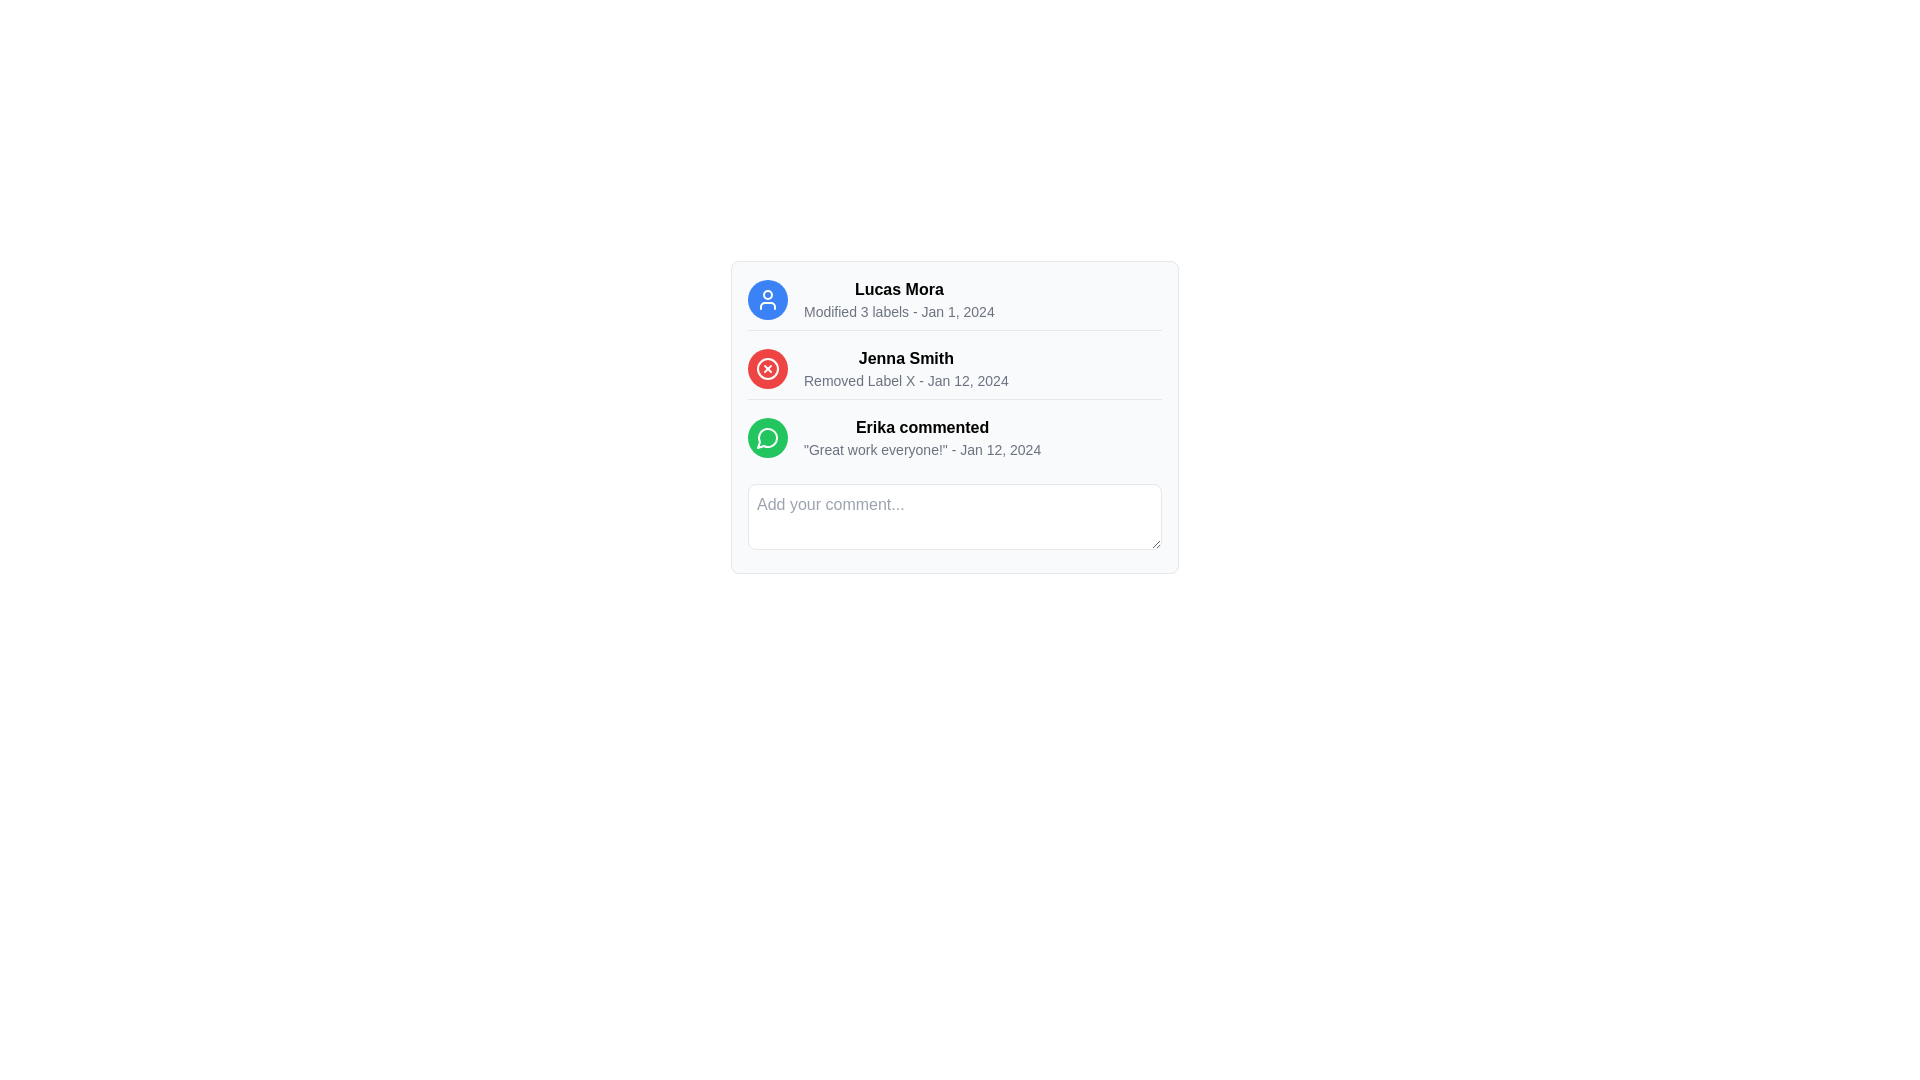 Image resolution: width=1920 pixels, height=1080 pixels. Describe the element at coordinates (767, 369) in the screenshot. I see `the action button for 'Jenna Smith'` at that location.